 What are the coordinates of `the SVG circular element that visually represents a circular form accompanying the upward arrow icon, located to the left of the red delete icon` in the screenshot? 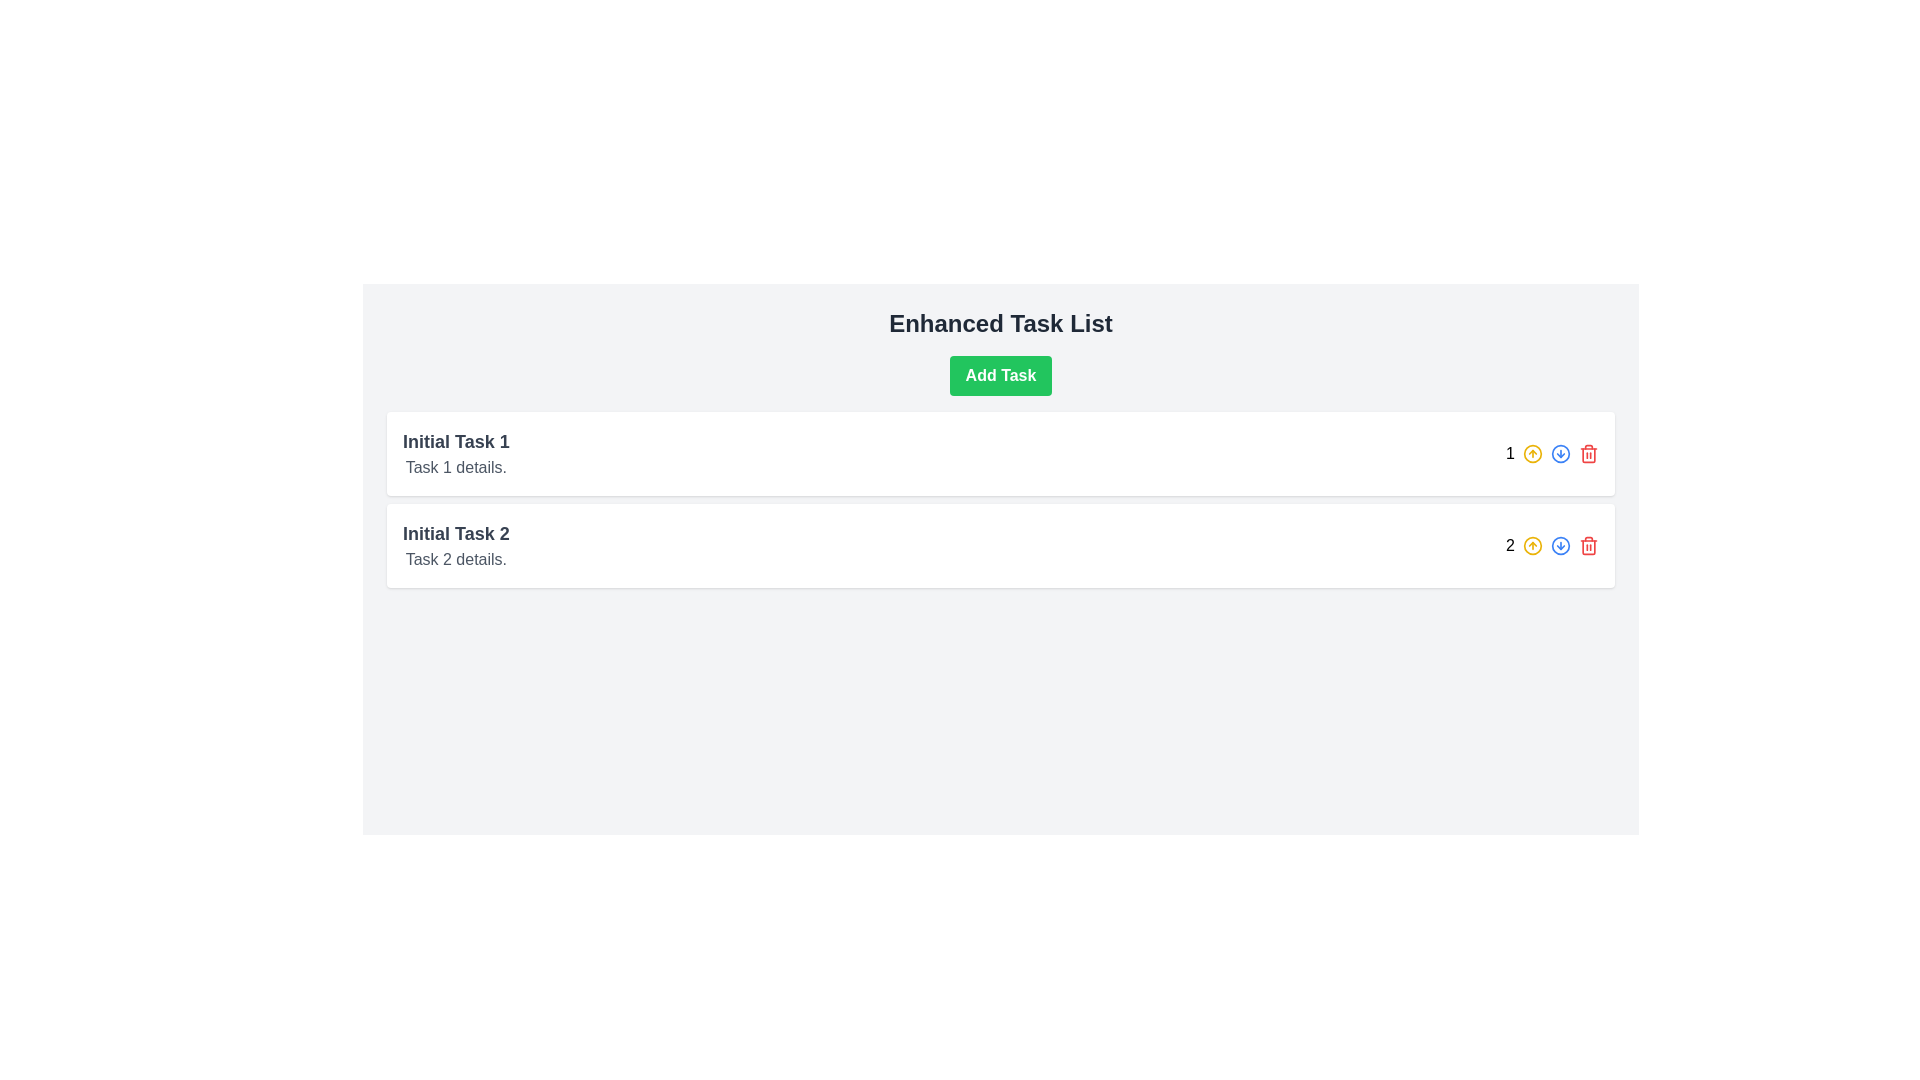 It's located at (1531, 546).